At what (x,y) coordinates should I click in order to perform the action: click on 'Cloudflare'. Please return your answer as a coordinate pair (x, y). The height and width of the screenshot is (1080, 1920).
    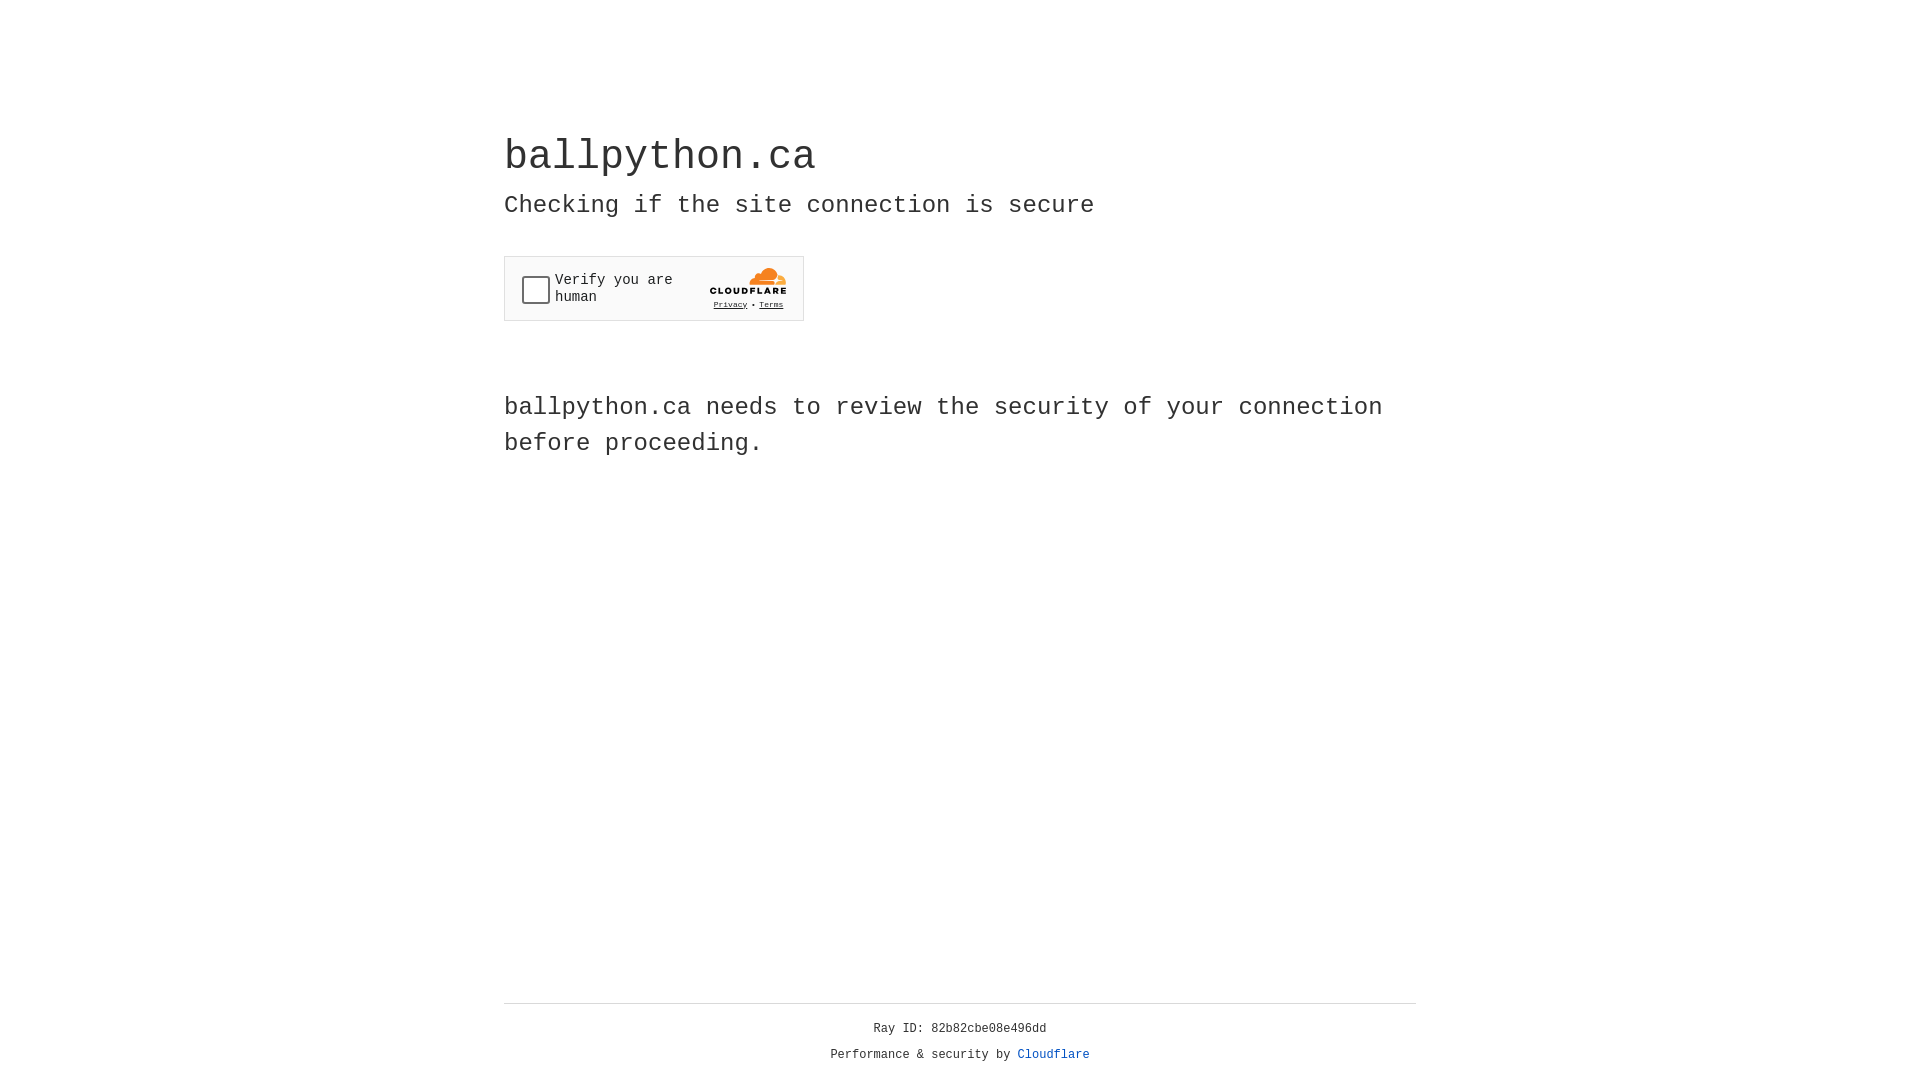
    Looking at the image, I should click on (1053, 1054).